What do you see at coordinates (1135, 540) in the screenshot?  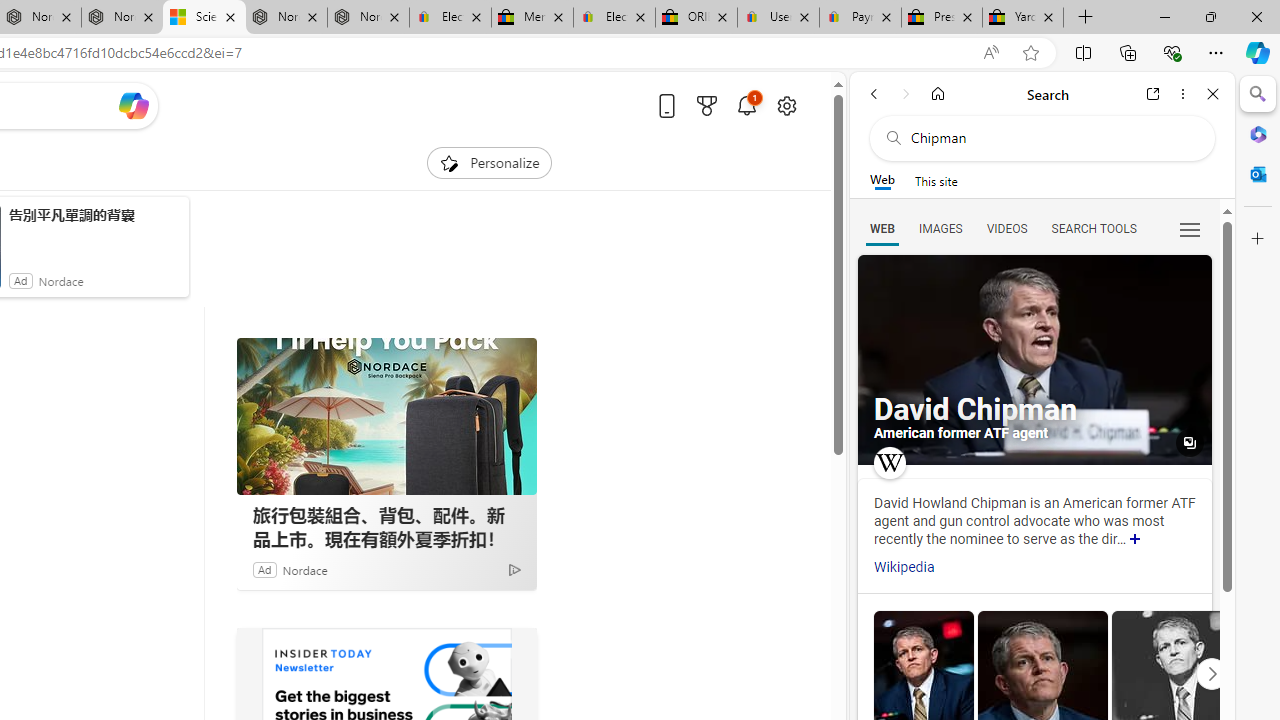 I see `'Show more'` at bounding box center [1135, 540].